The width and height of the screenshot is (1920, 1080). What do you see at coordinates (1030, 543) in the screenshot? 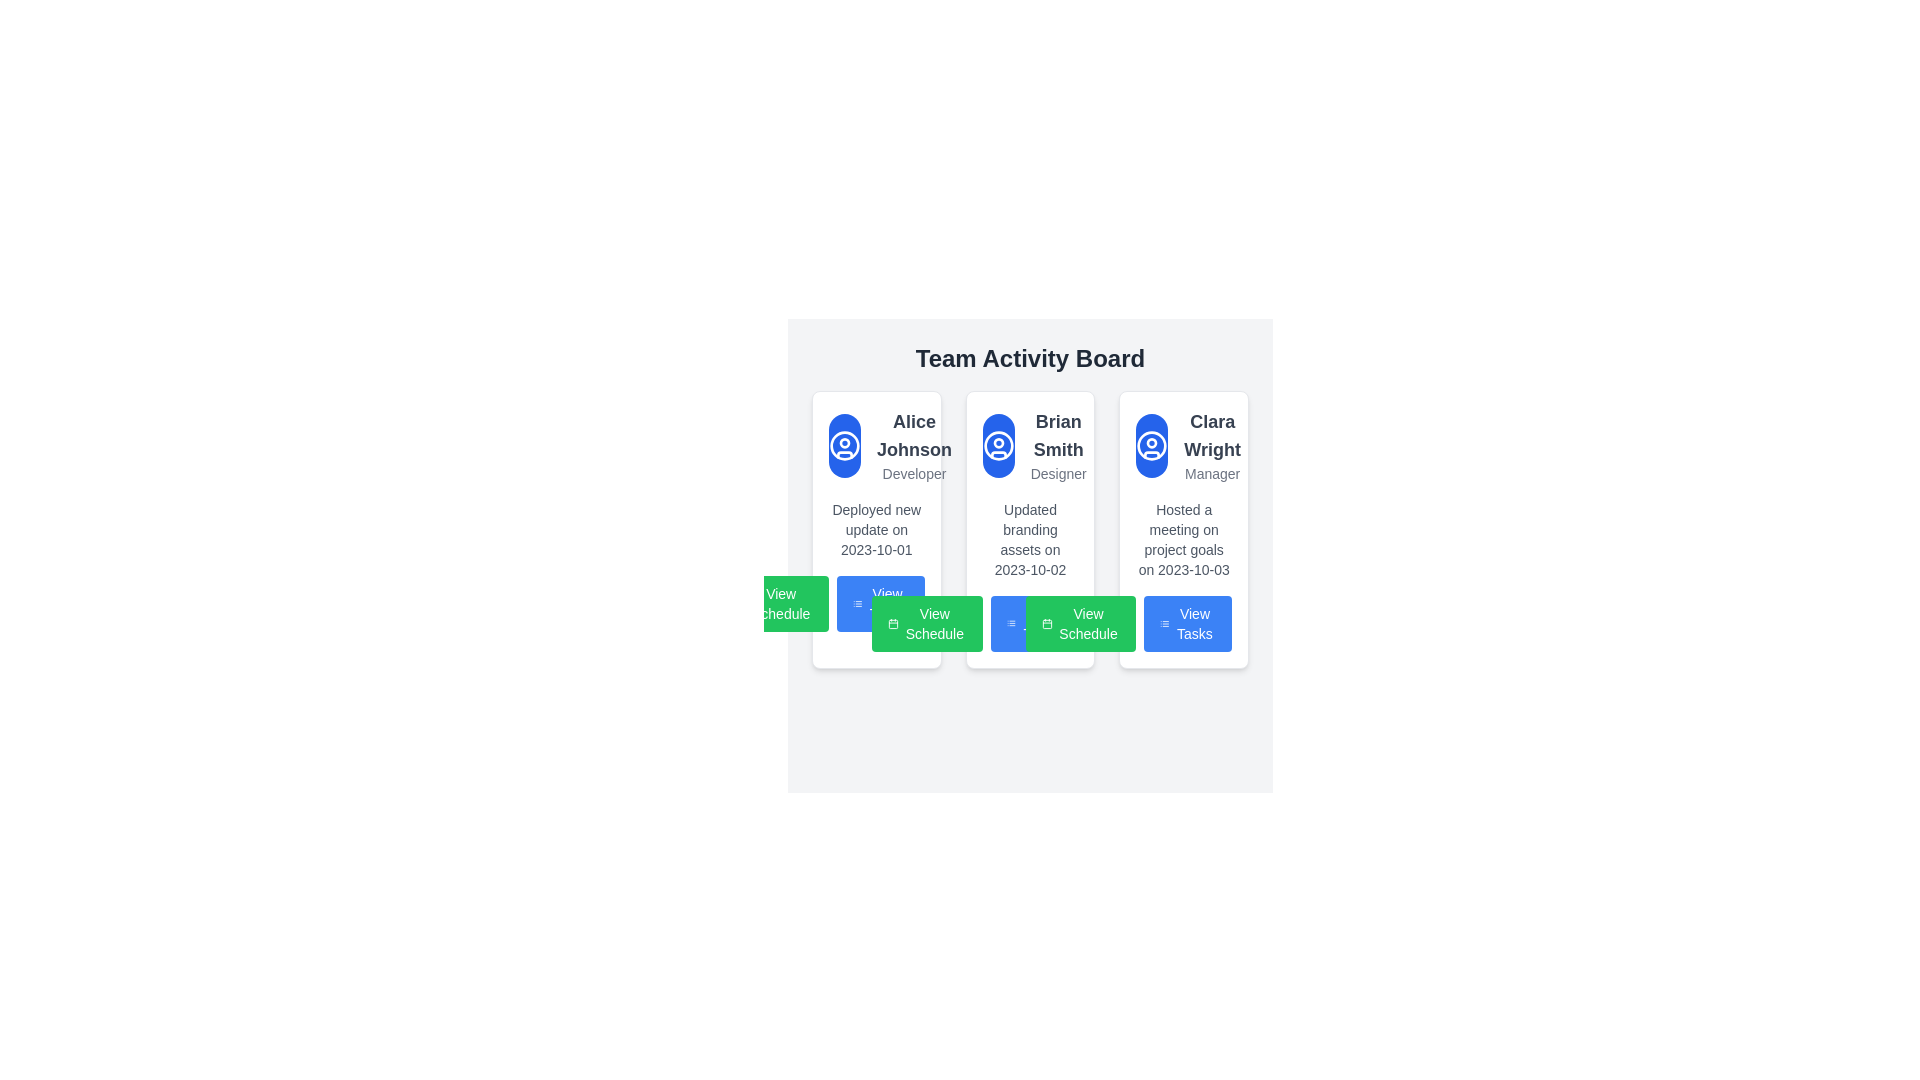
I see `an action button inside the Team Activity Board to interact with user activities` at bounding box center [1030, 543].